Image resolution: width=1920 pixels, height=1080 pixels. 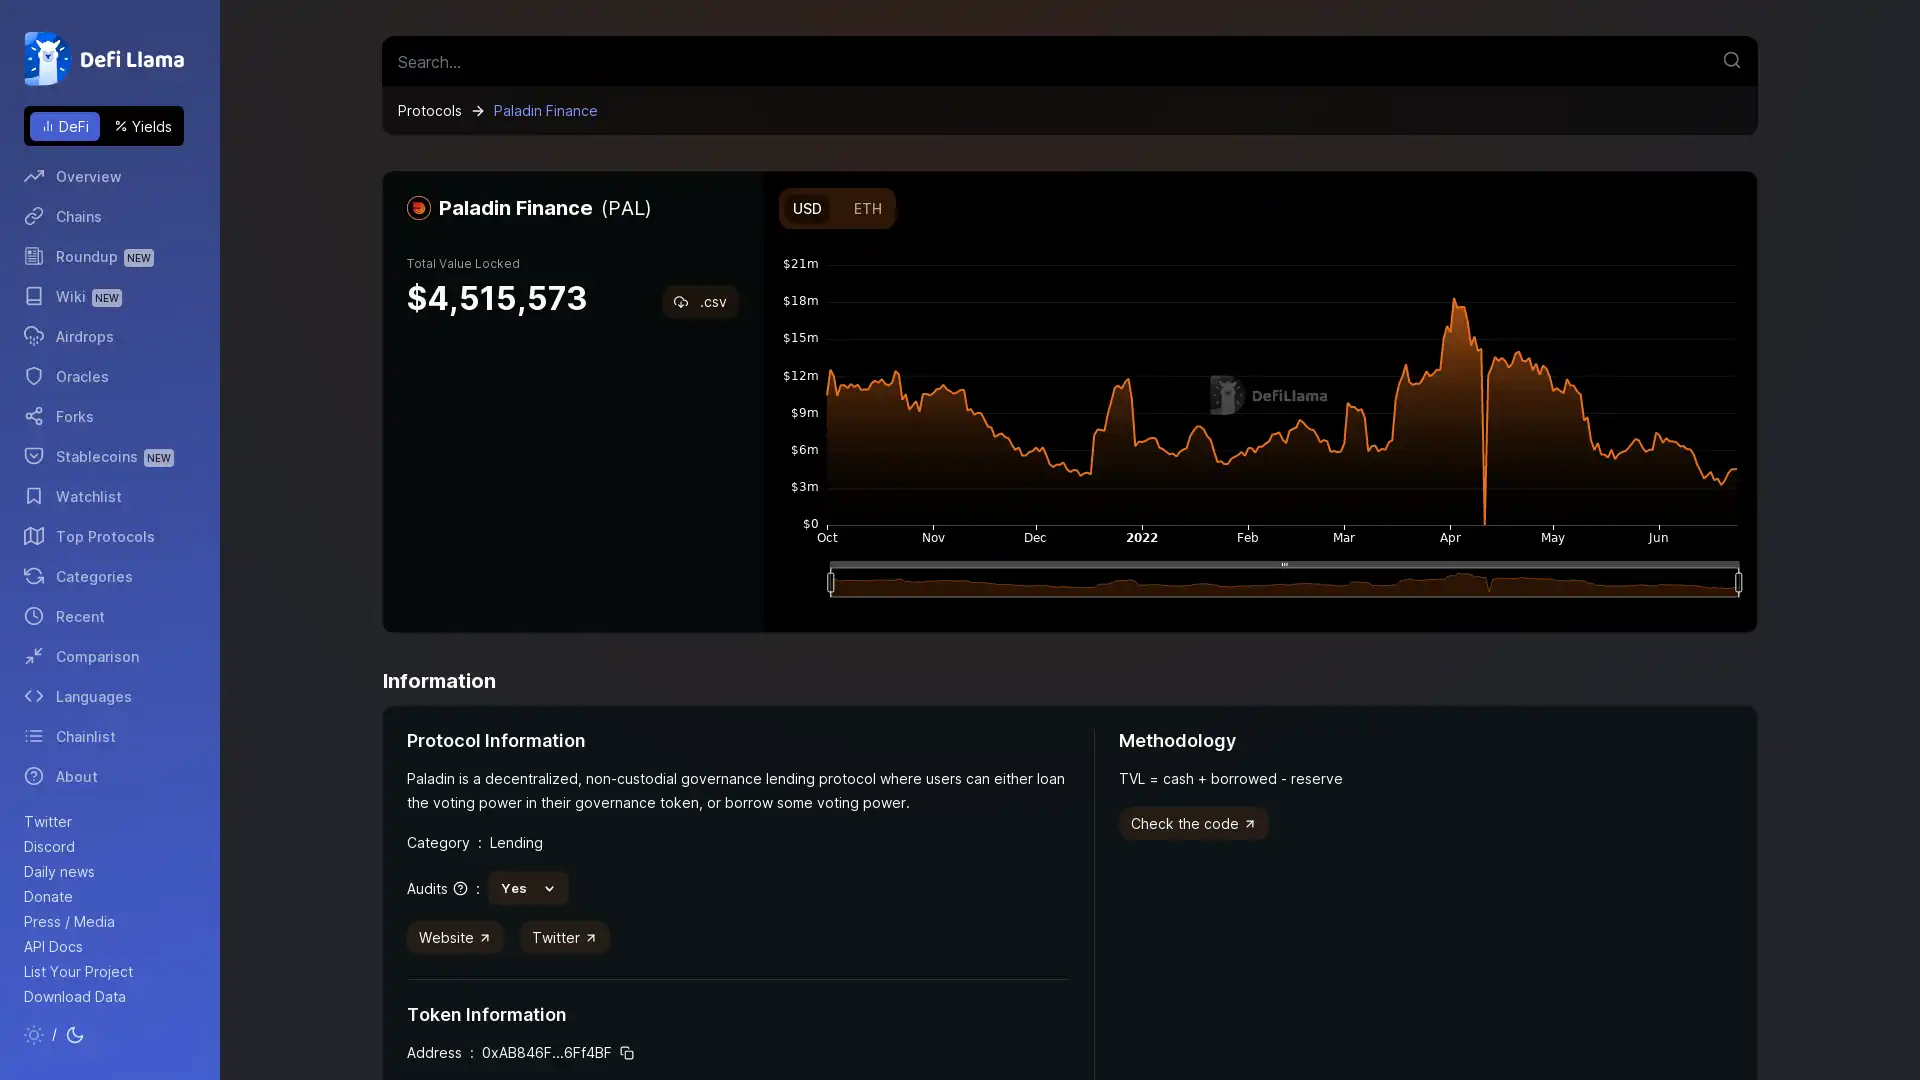 I want to click on Enable Goblin Mode bobo cheers, so click(x=1732, y=191).